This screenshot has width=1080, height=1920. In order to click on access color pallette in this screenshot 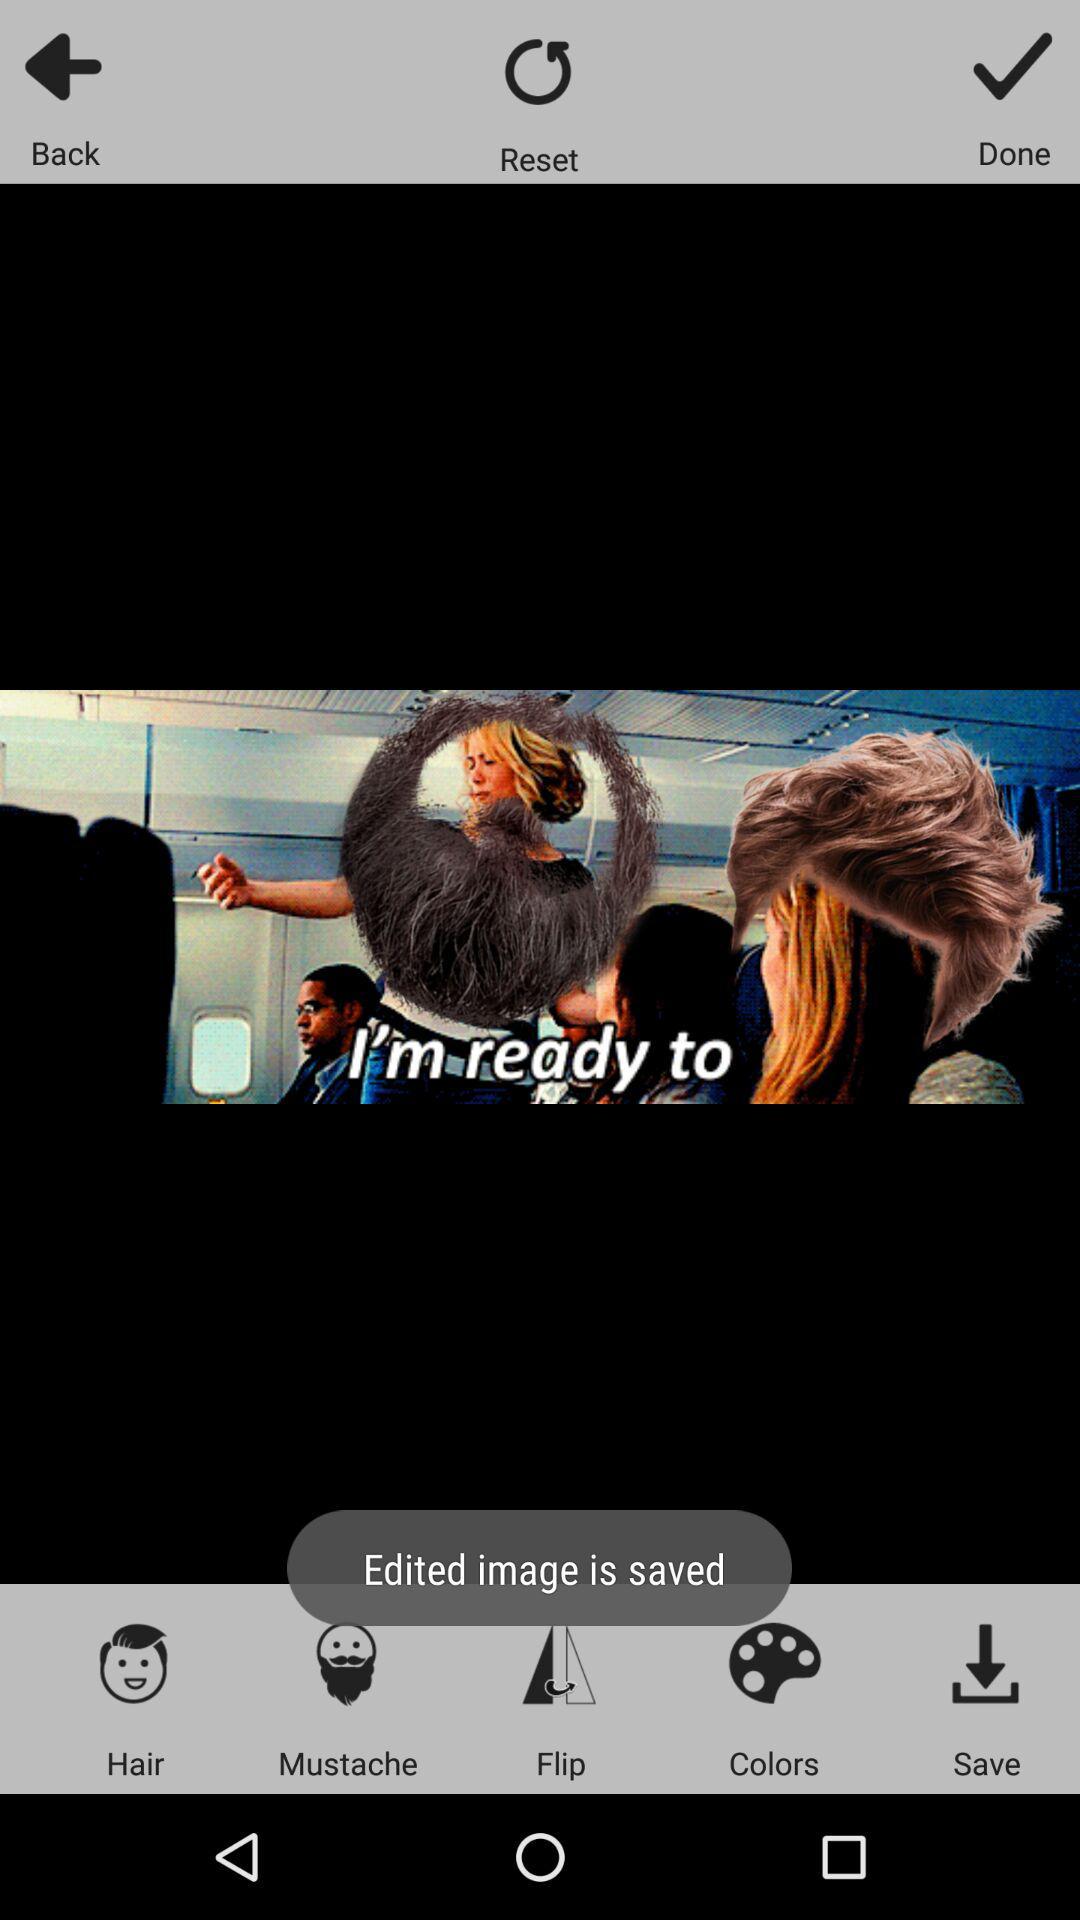, I will do `click(773, 1662)`.